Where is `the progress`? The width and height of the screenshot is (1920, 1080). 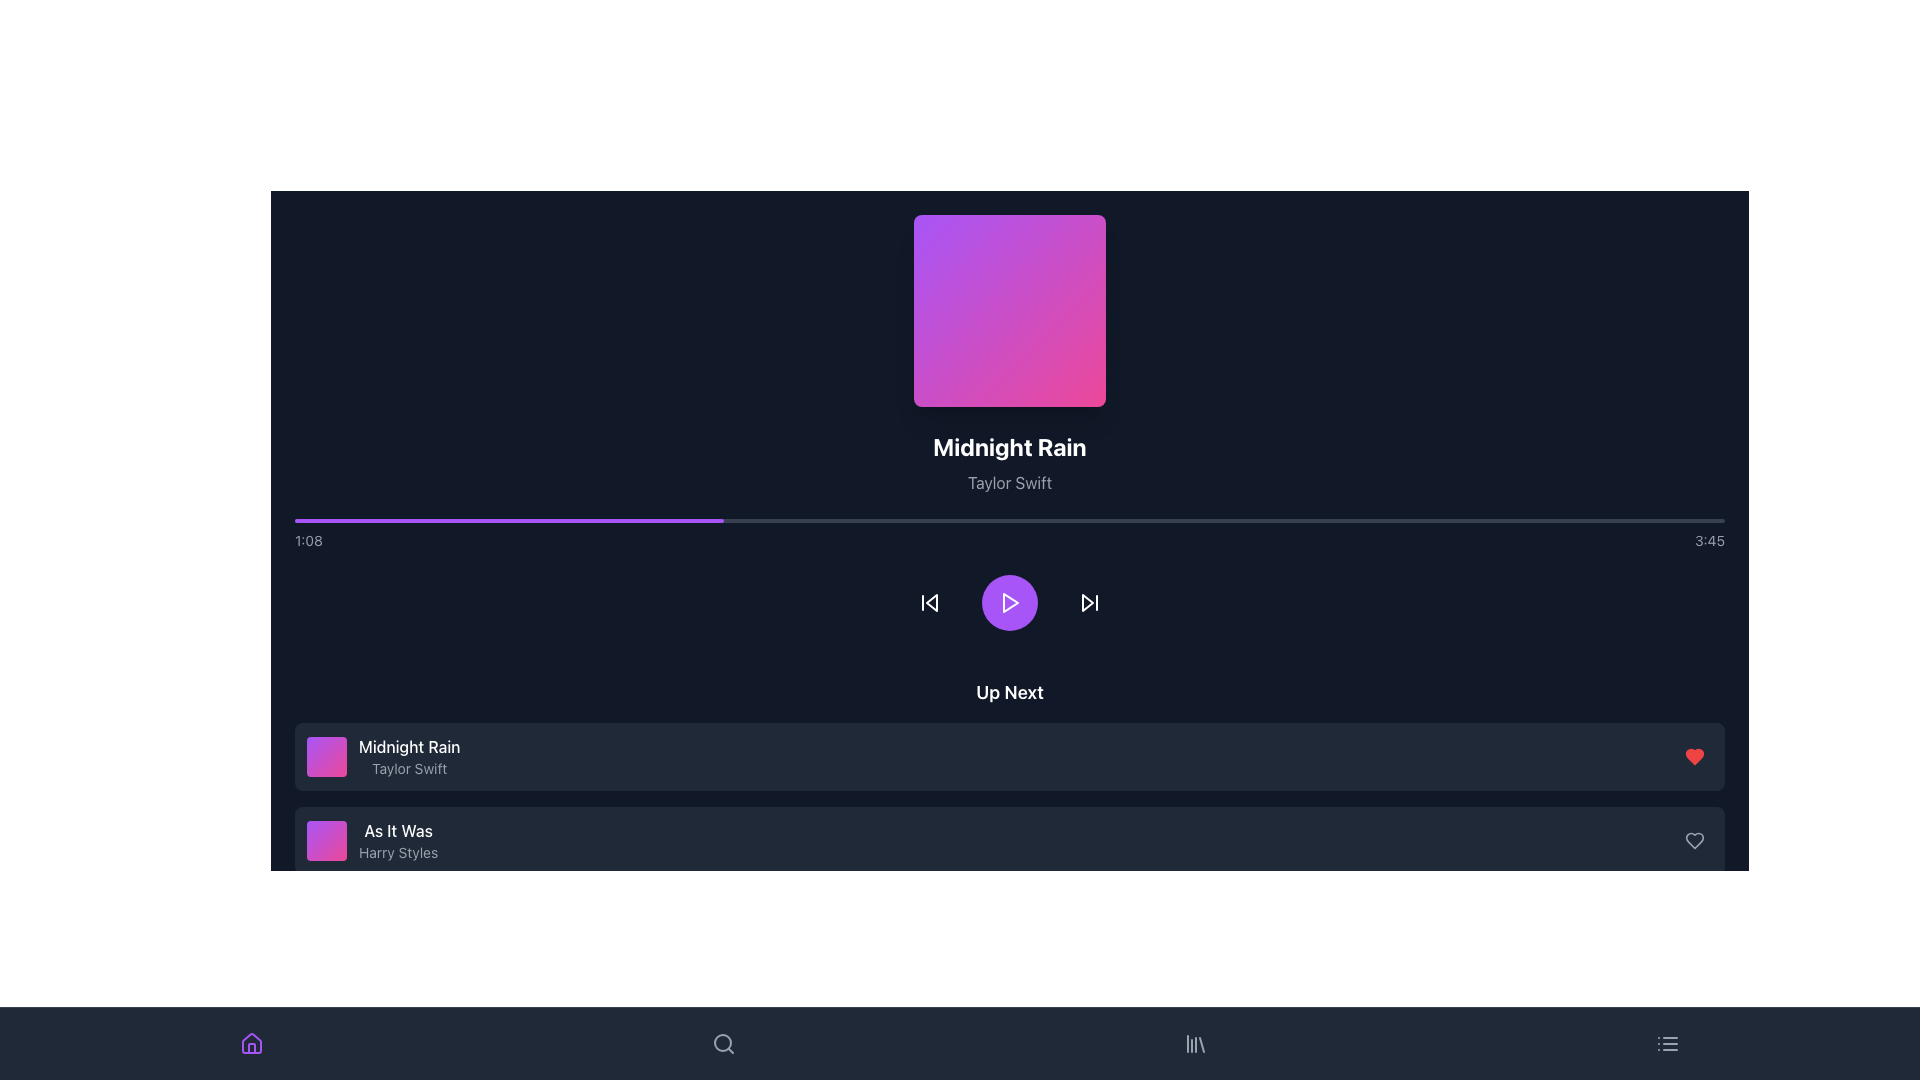
the progress is located at coordinates (1237, 519).